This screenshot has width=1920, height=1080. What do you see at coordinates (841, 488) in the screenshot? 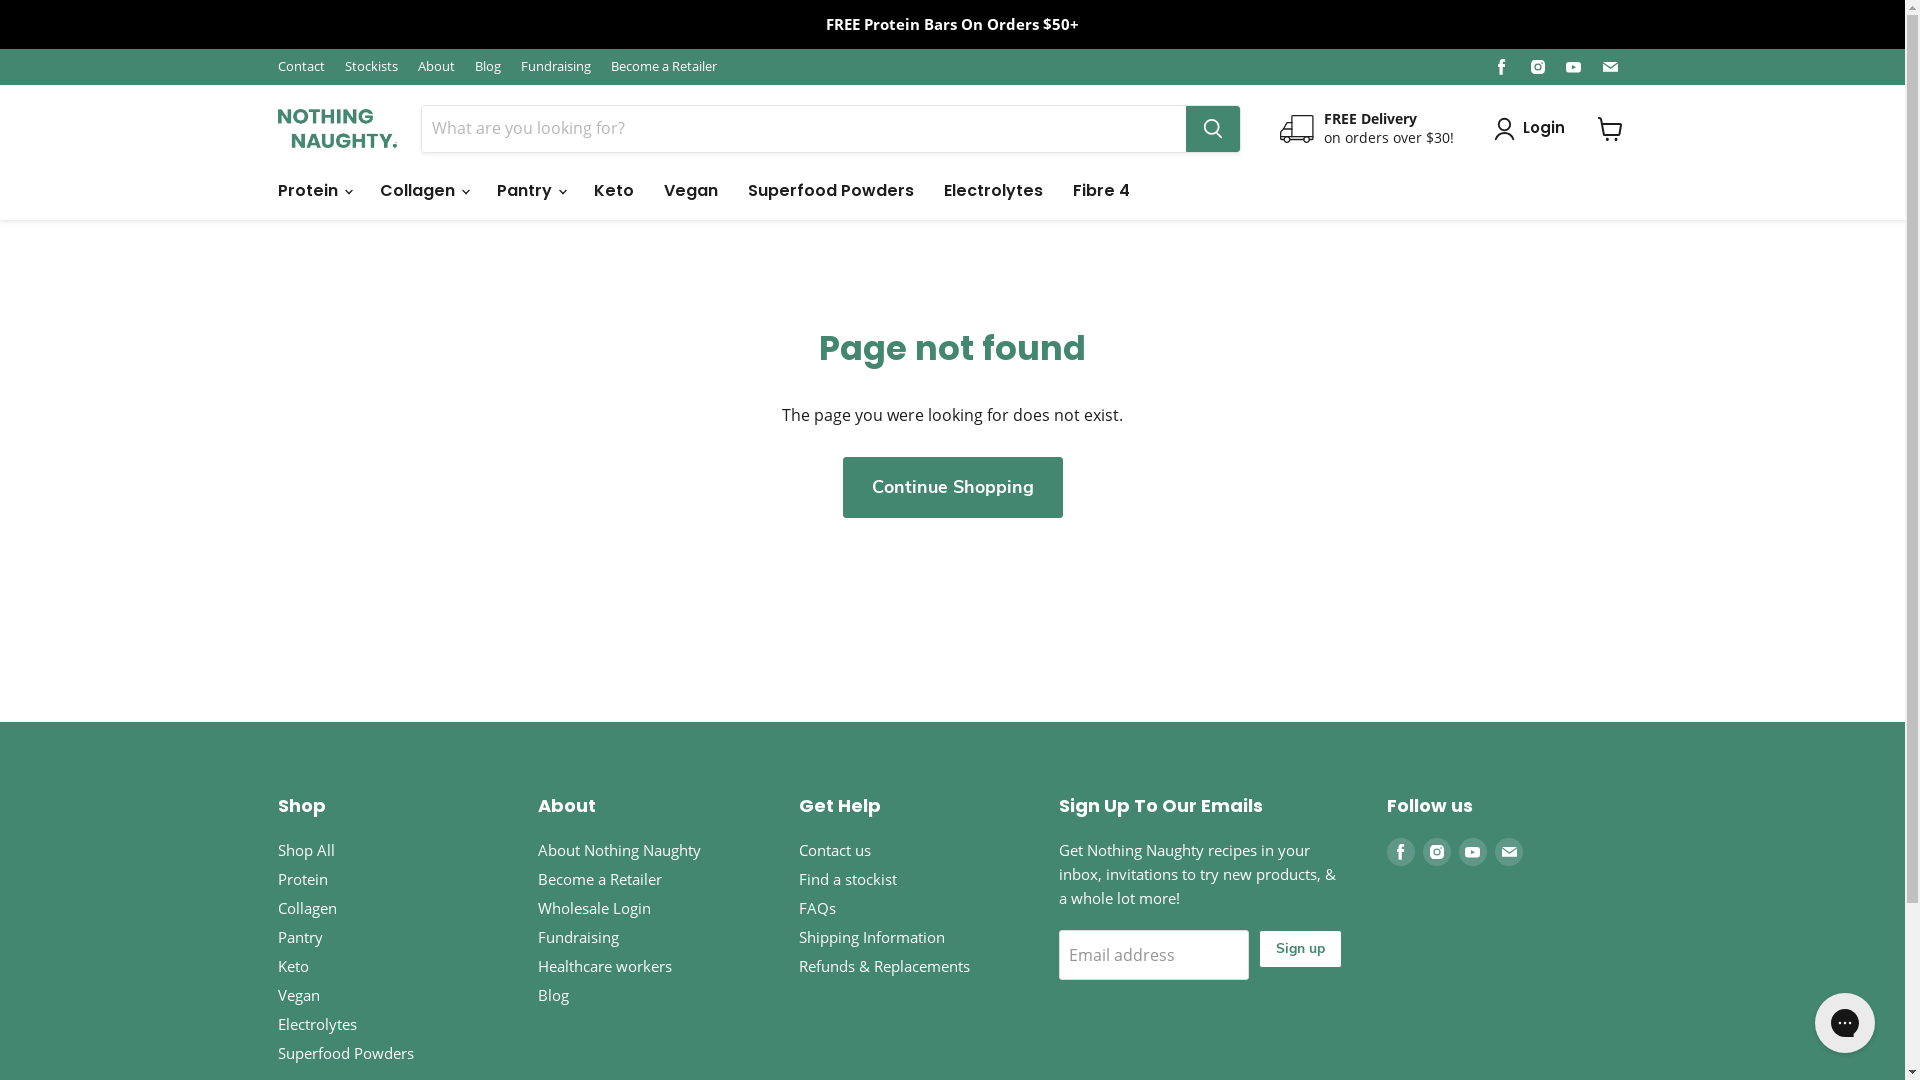
I see `'Continue Shopping'` at bounding box center [841, 488].